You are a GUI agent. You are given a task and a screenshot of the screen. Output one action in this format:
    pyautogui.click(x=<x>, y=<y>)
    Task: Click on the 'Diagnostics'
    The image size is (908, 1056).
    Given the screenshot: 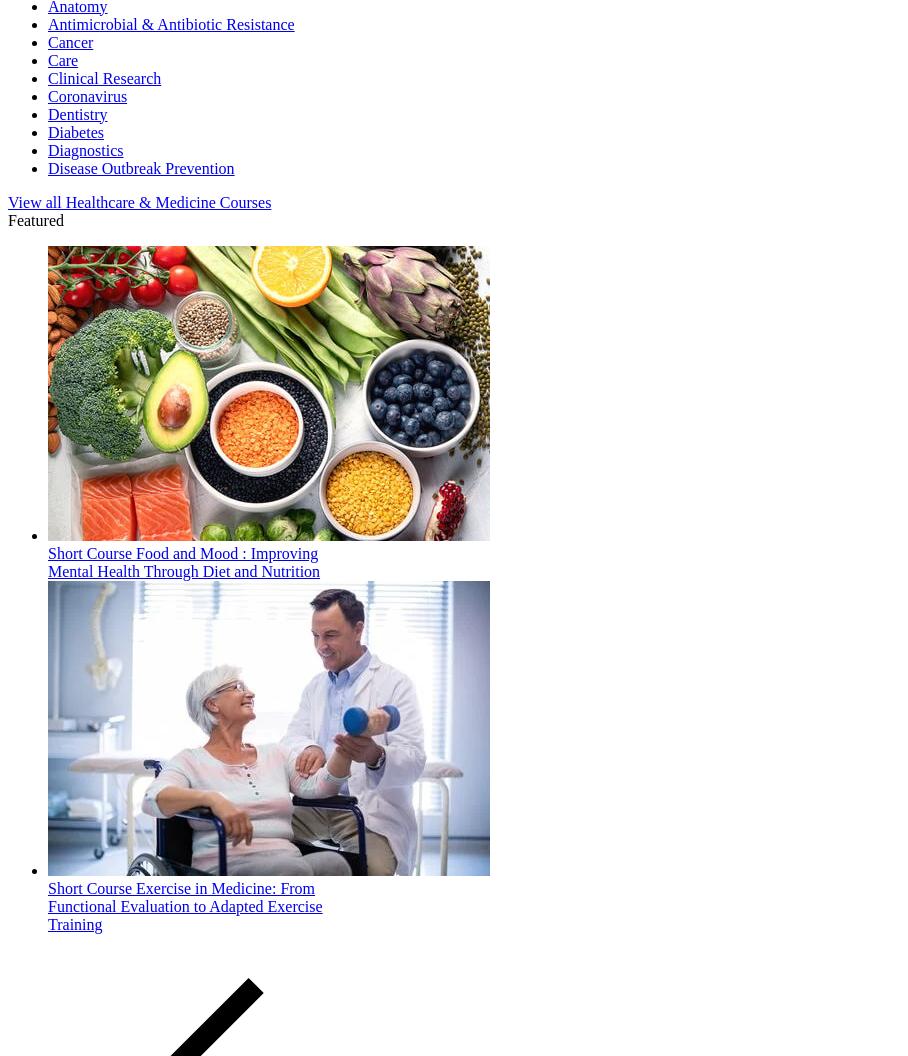 What is the action you would take?
    pyautogui.click(x=48, y=149)
    